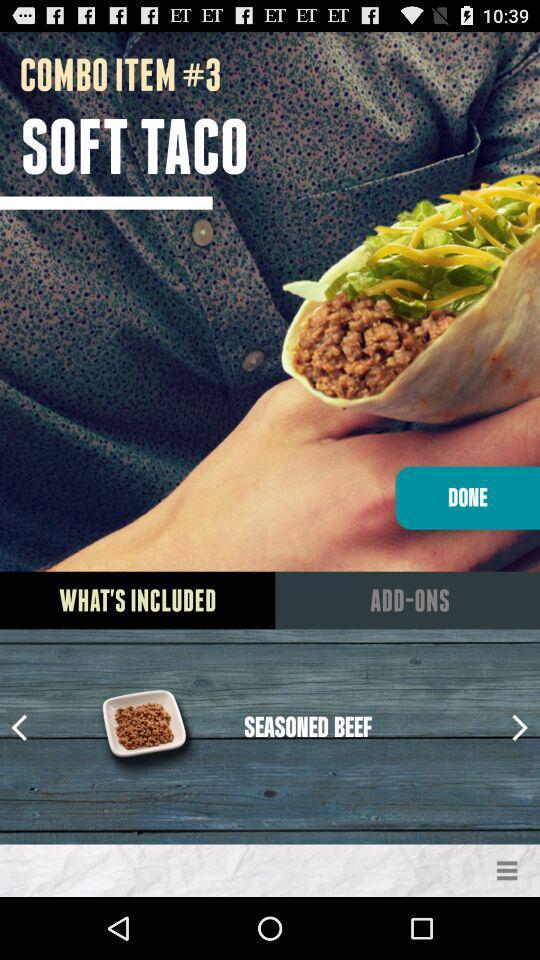  Describe the element at coordinates (520, 777) in the screenshot. I see `the arrow_forward icon` at that location.